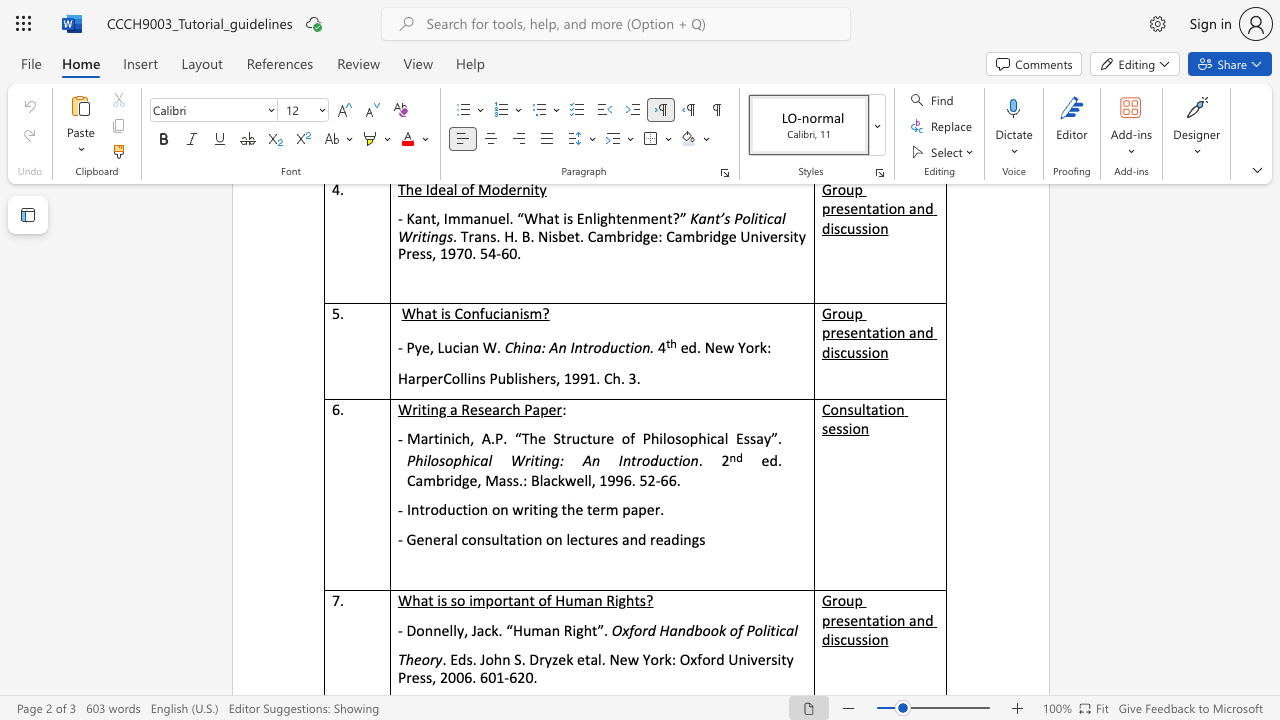 The height and width of the screenshot is (720, 1280). Describe the element at coordinates (625, 599) in the screenshot. I see `the subset text "ht" within the text "What is so important of Human Rights?"` at that location.